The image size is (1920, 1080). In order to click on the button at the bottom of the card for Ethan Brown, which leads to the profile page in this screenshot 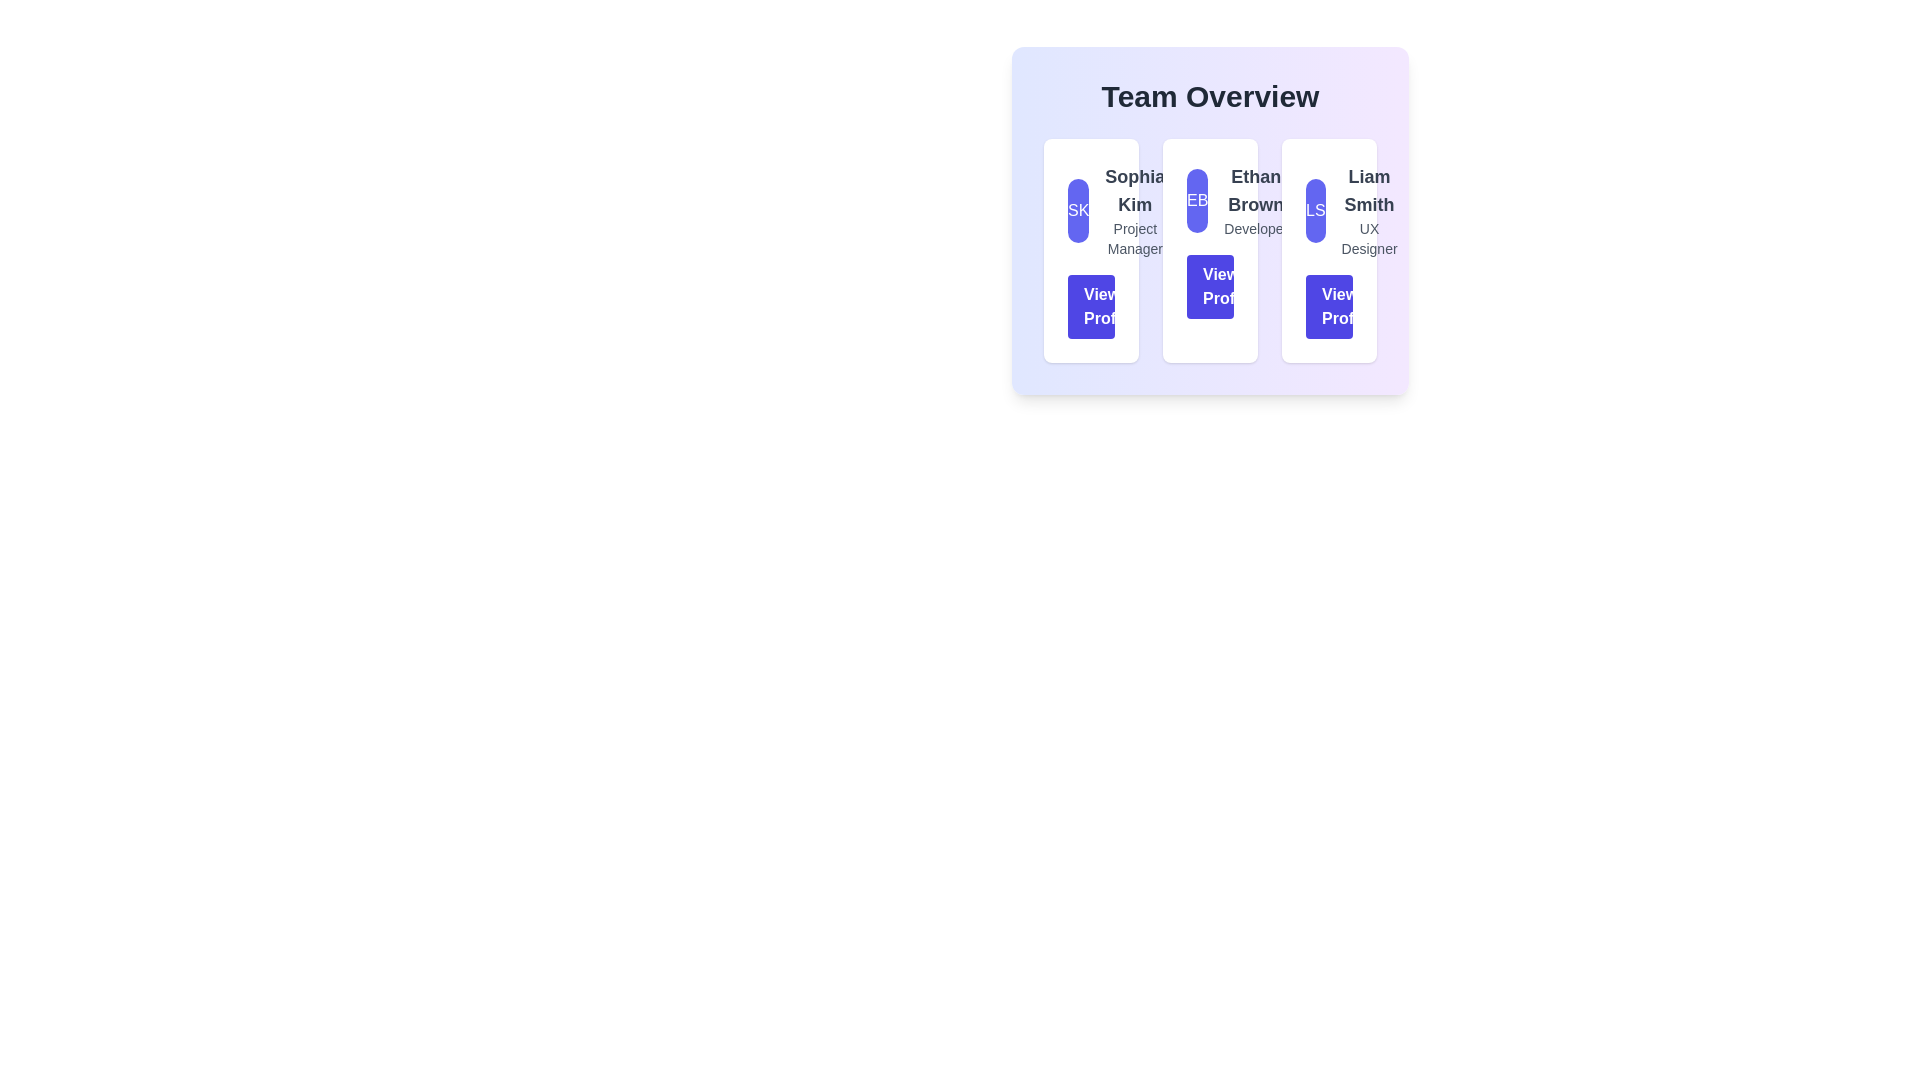, I will do `click(1209, 286)`.